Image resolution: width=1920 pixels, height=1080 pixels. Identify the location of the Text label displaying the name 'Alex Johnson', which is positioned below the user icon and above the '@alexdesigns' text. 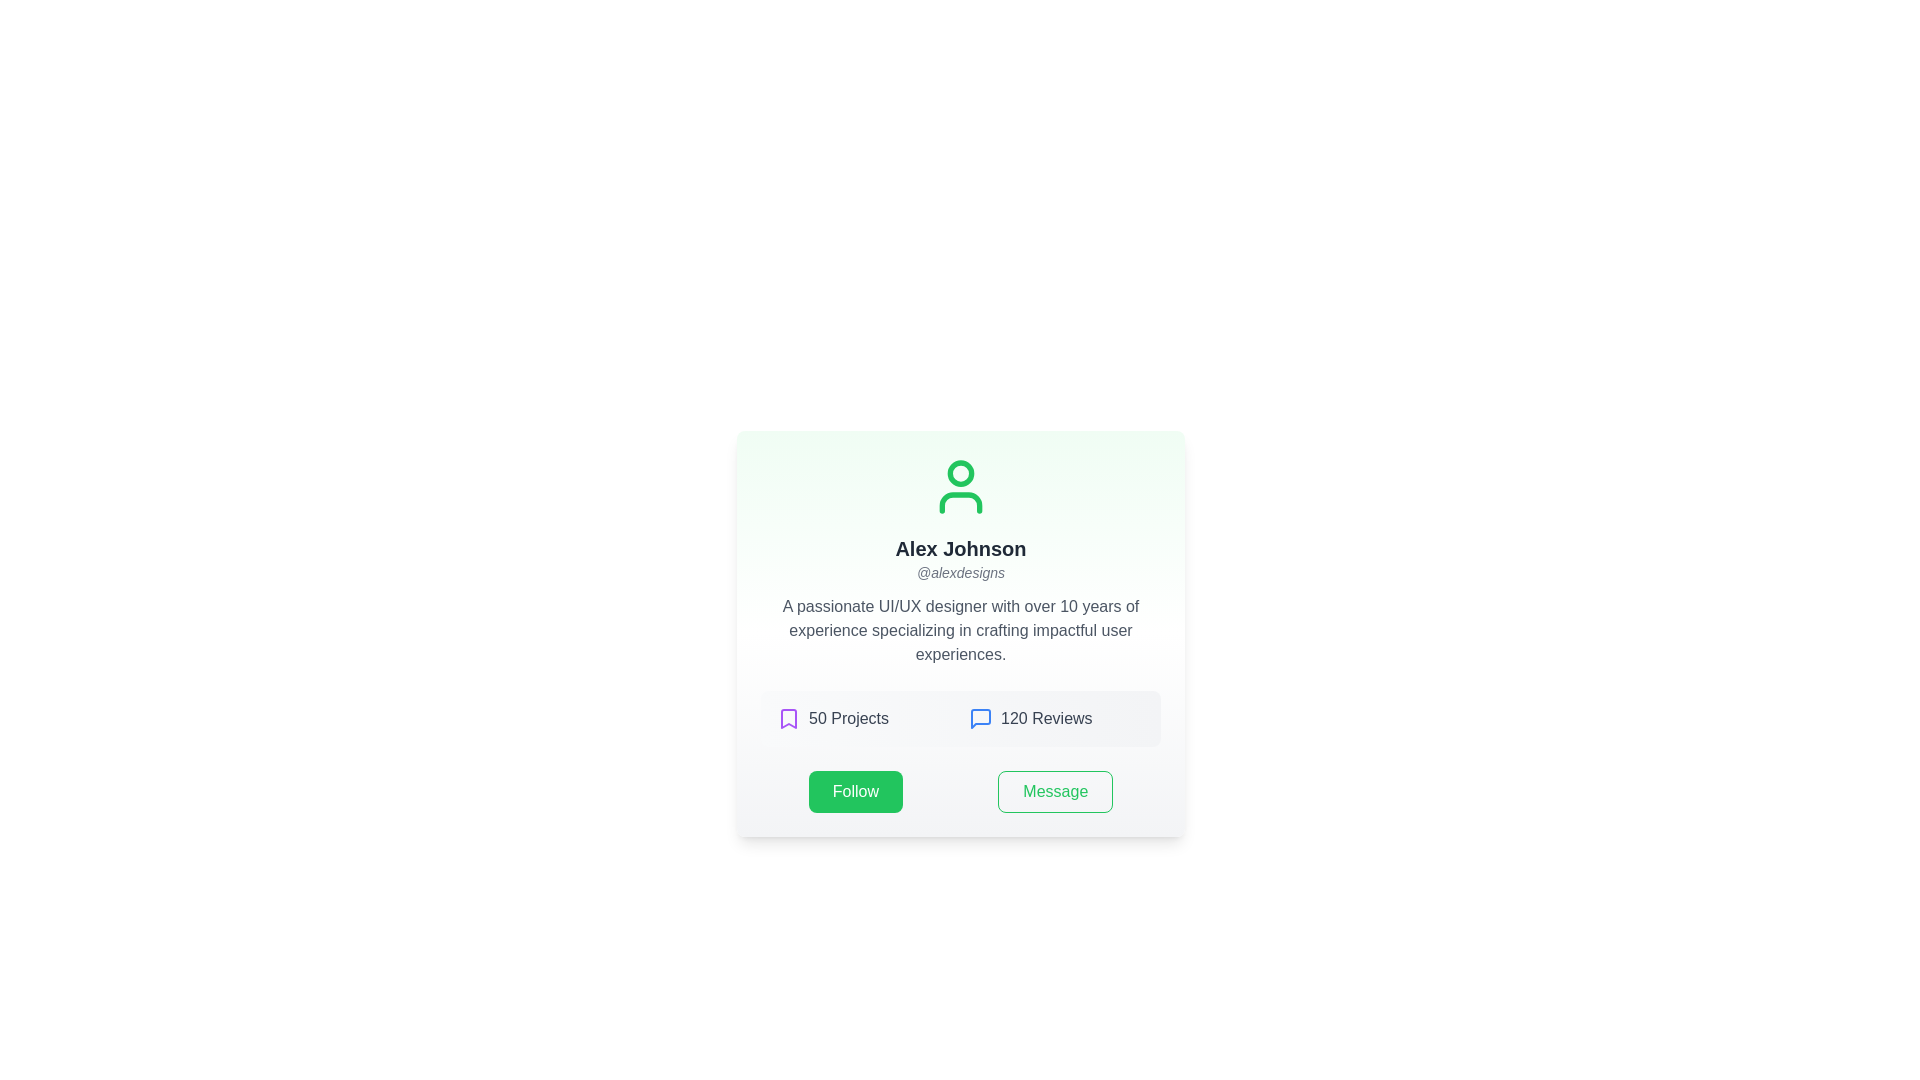
(960, 548).